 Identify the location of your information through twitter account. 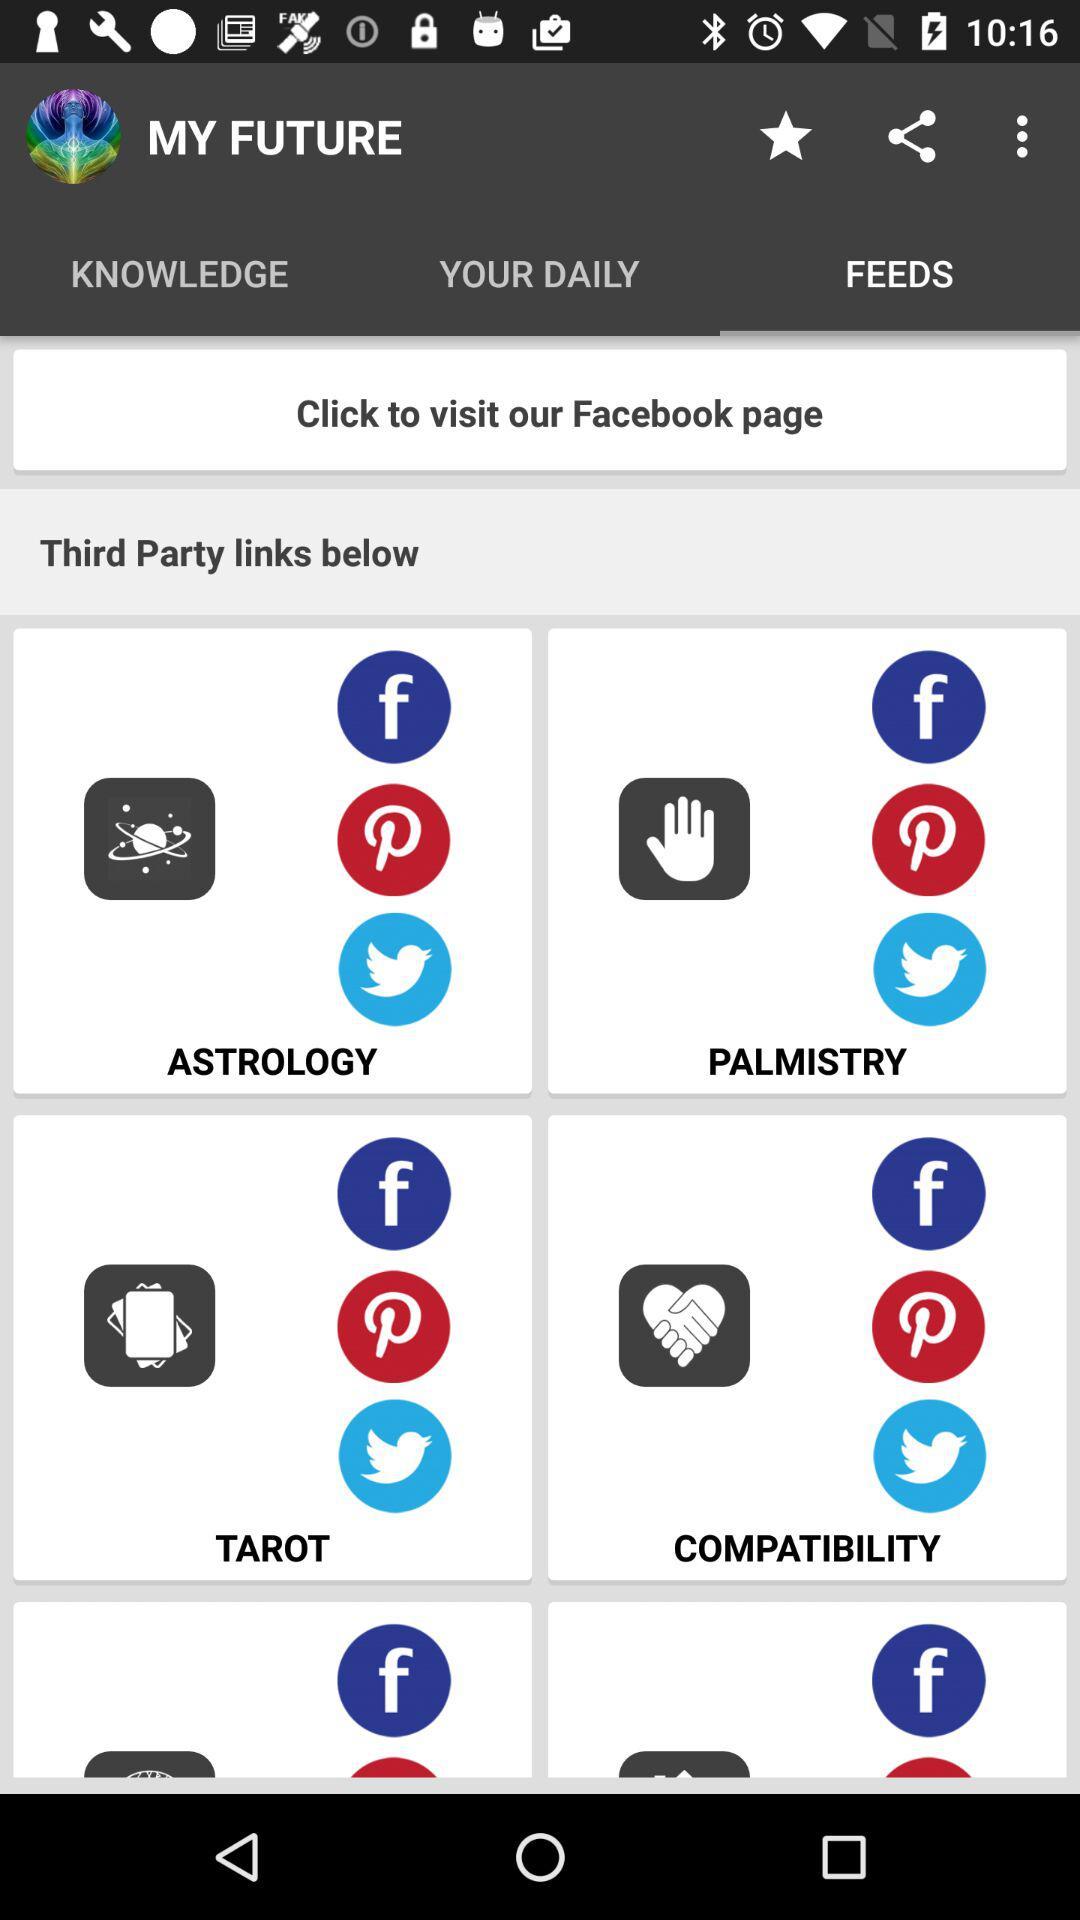
(929, 970).